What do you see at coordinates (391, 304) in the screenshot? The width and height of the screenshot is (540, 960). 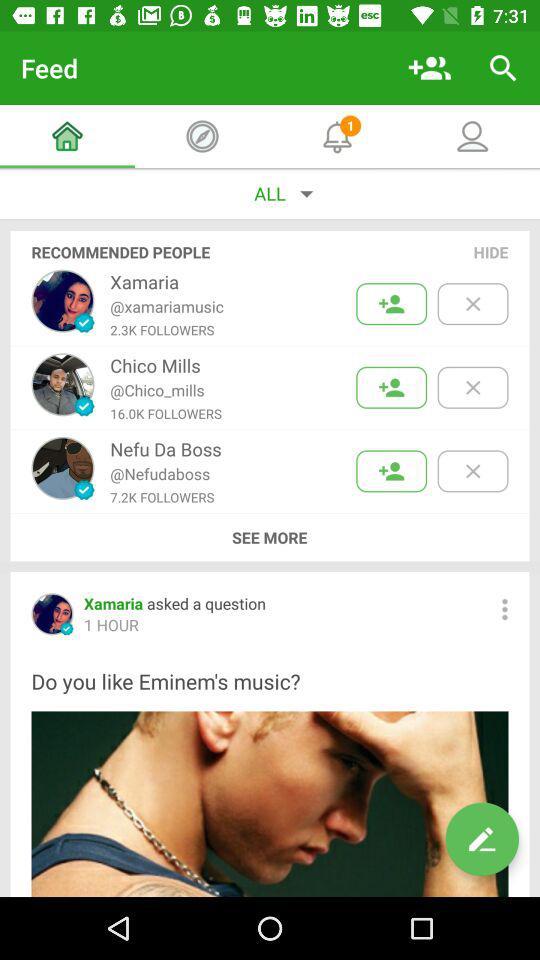 I see `friend` at bounding box center [391, 304].